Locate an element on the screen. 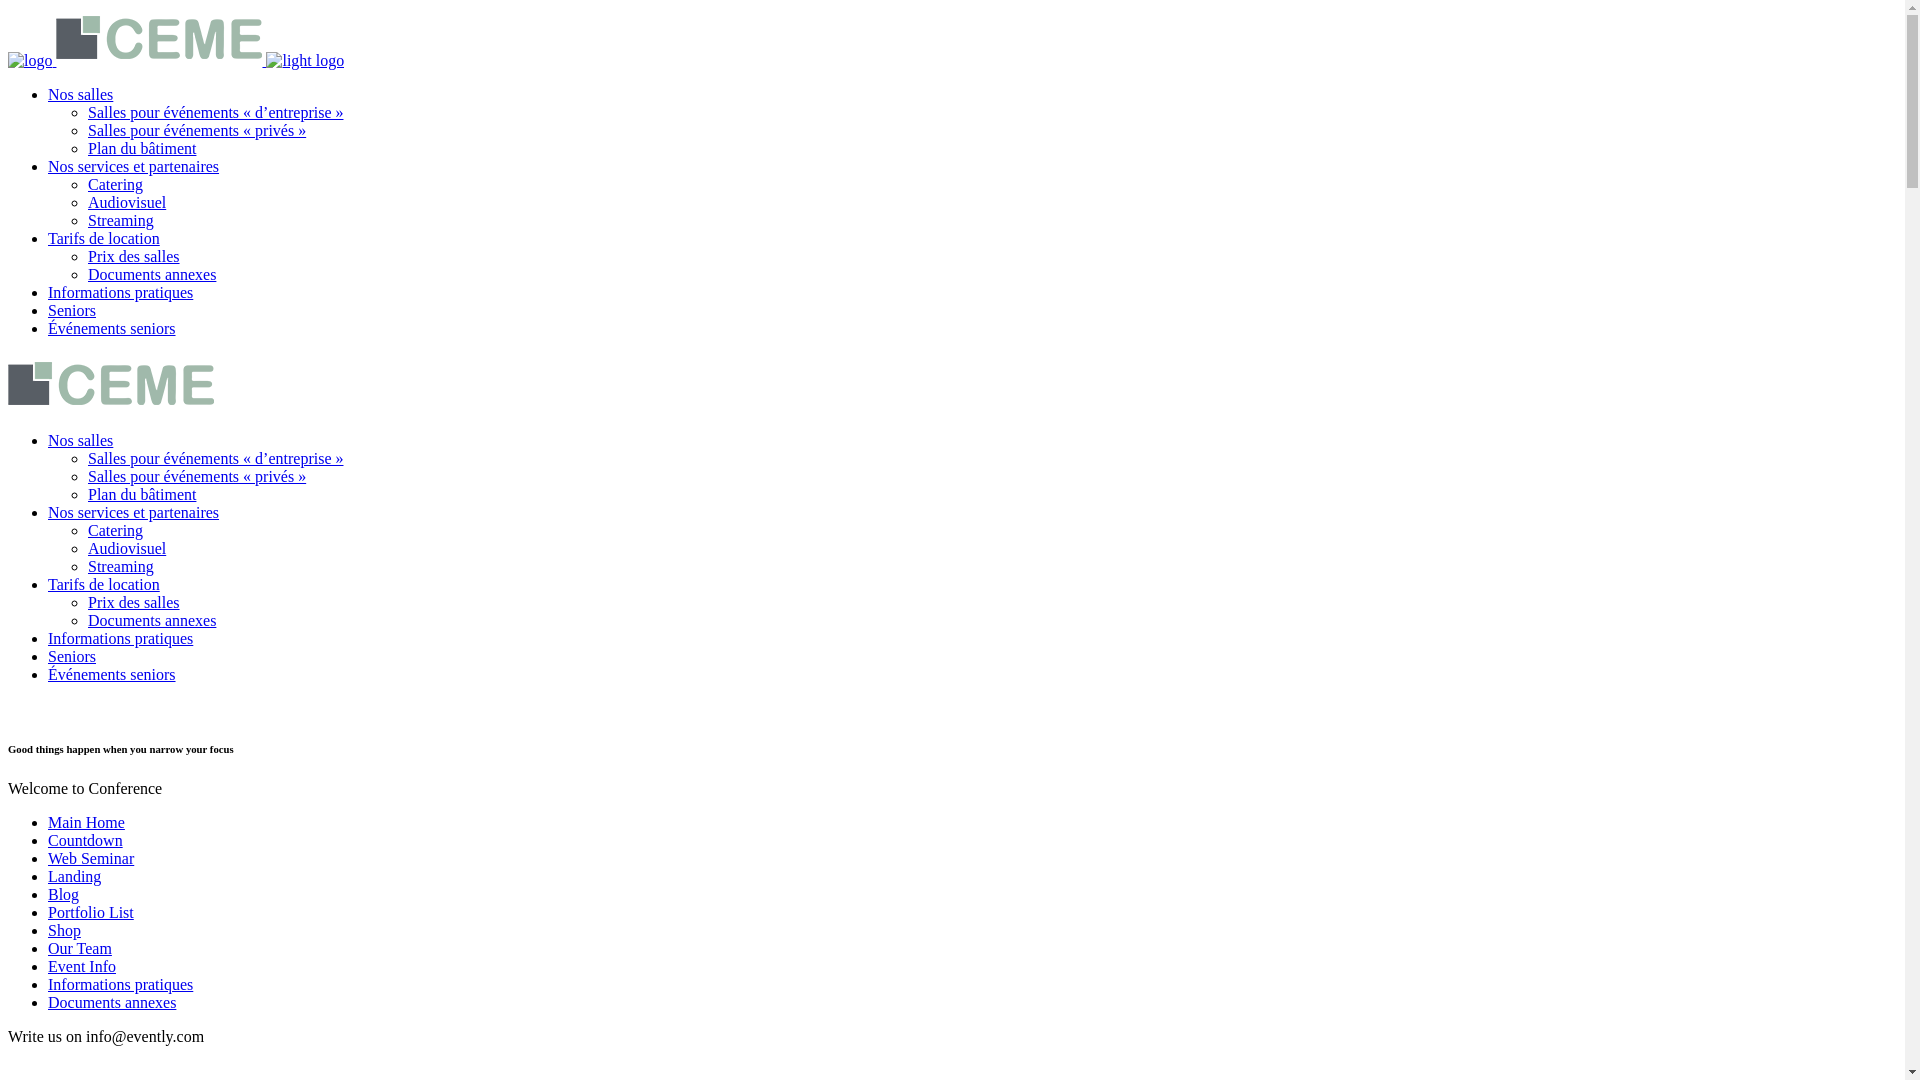 Image resolution: width=1920 pixels, height=1080 pixels. 'Documents annexes' is located at coordinates (151, 619).